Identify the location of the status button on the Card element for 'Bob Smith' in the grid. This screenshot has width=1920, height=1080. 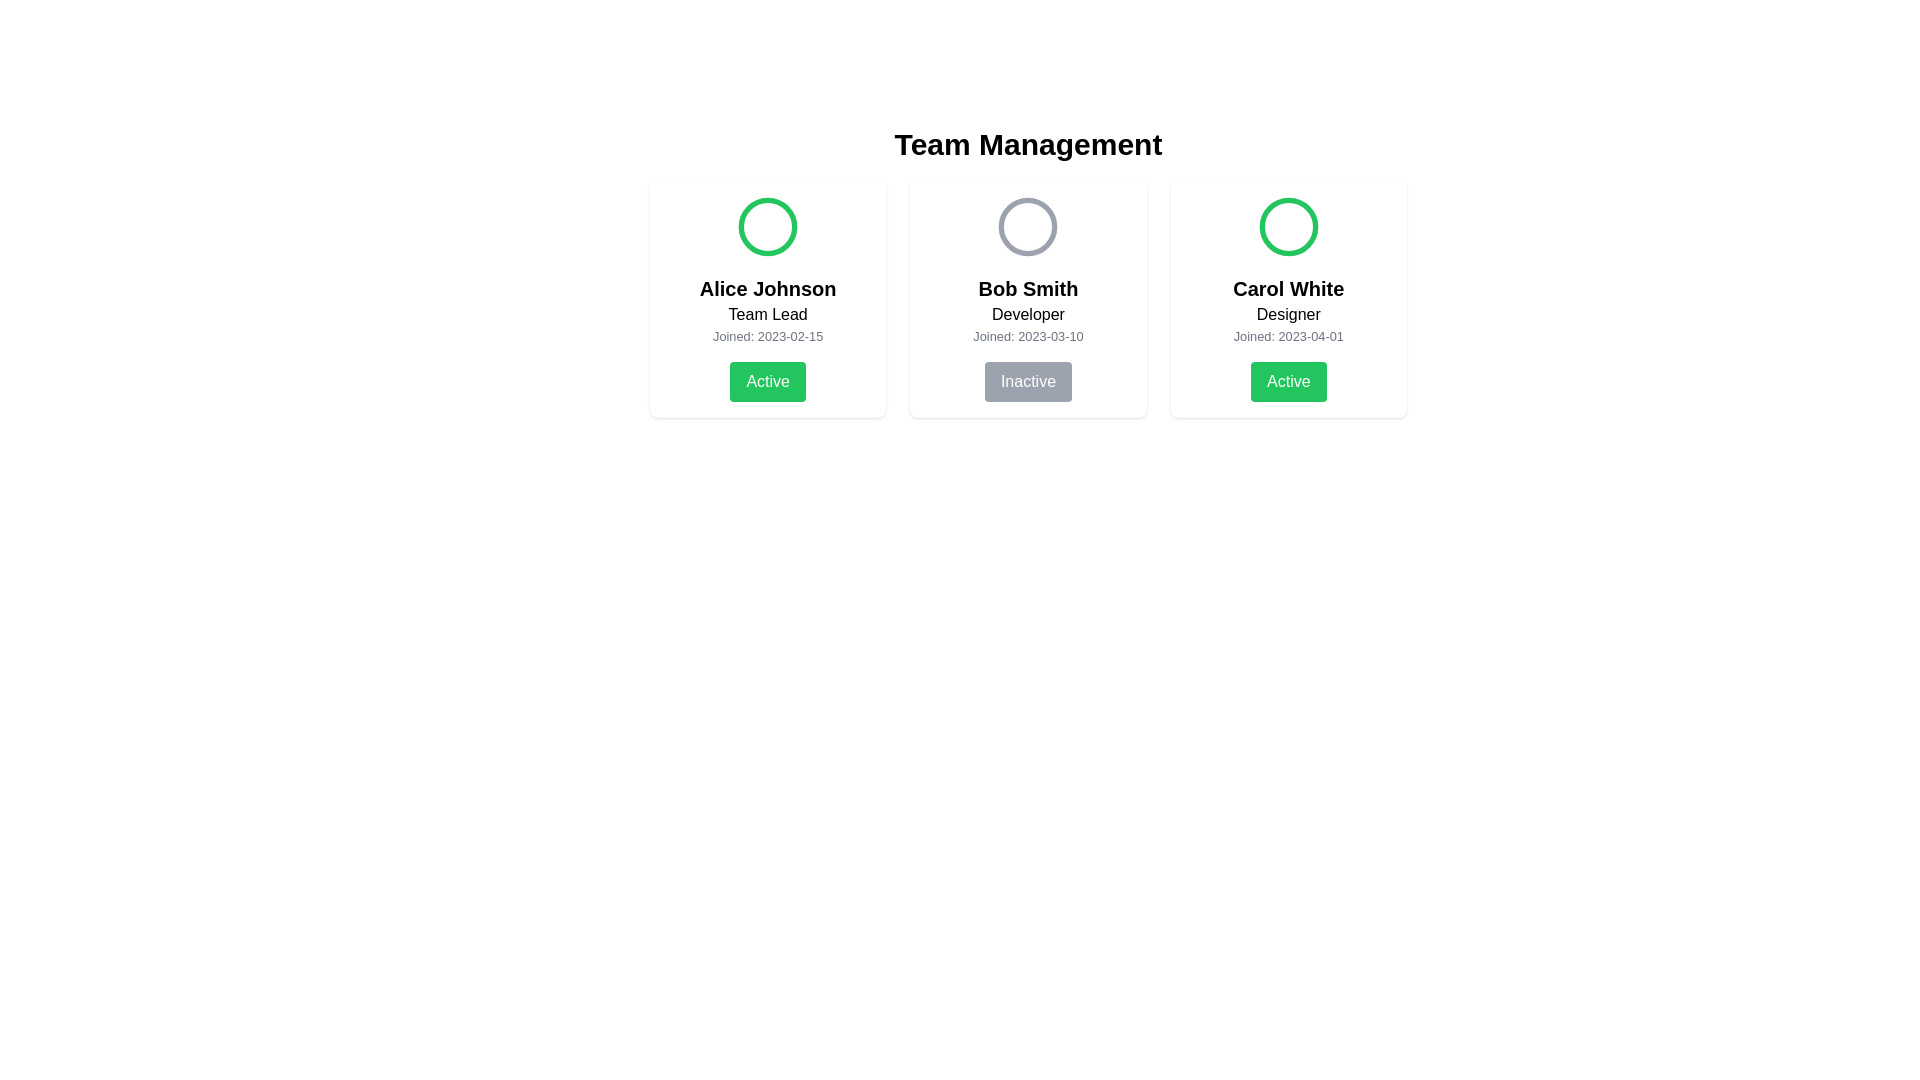
(1028, 298).